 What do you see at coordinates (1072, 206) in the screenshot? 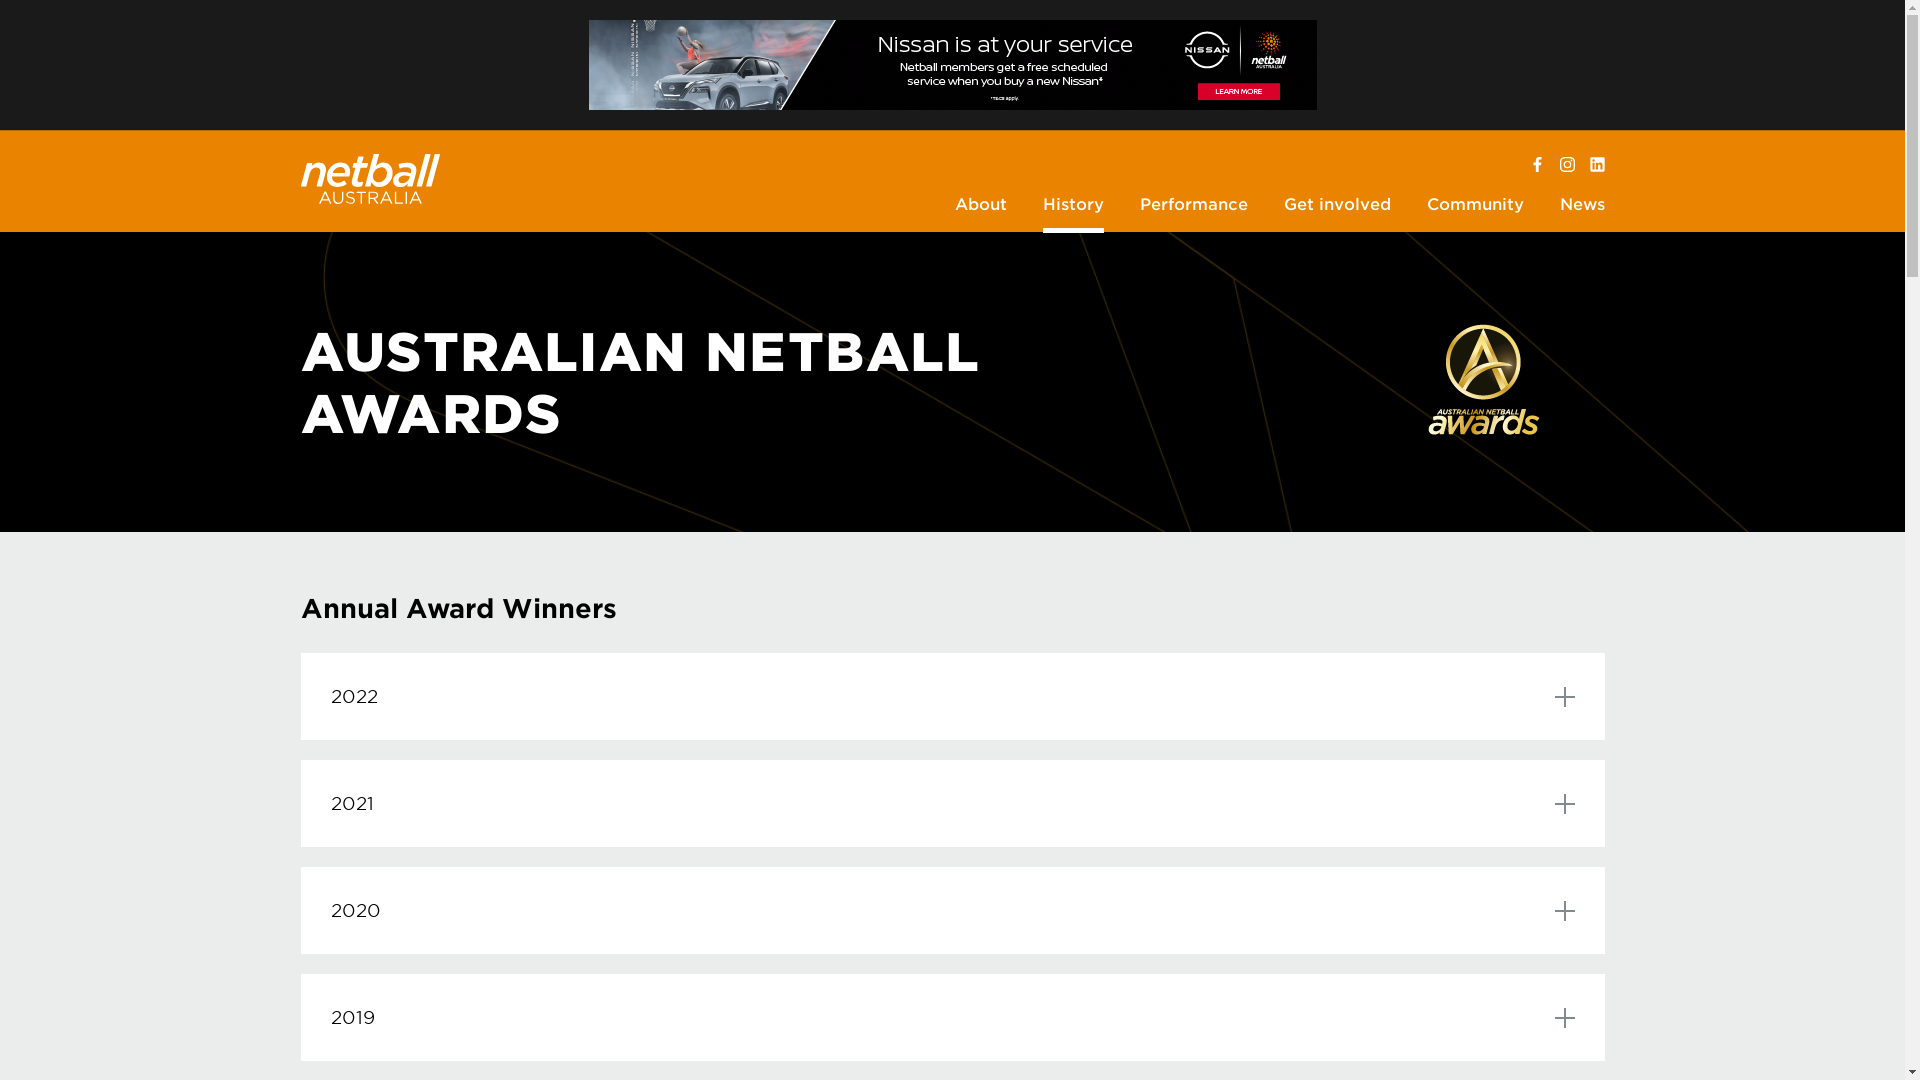
I see `'History'` at bounding box center [1072, 206].